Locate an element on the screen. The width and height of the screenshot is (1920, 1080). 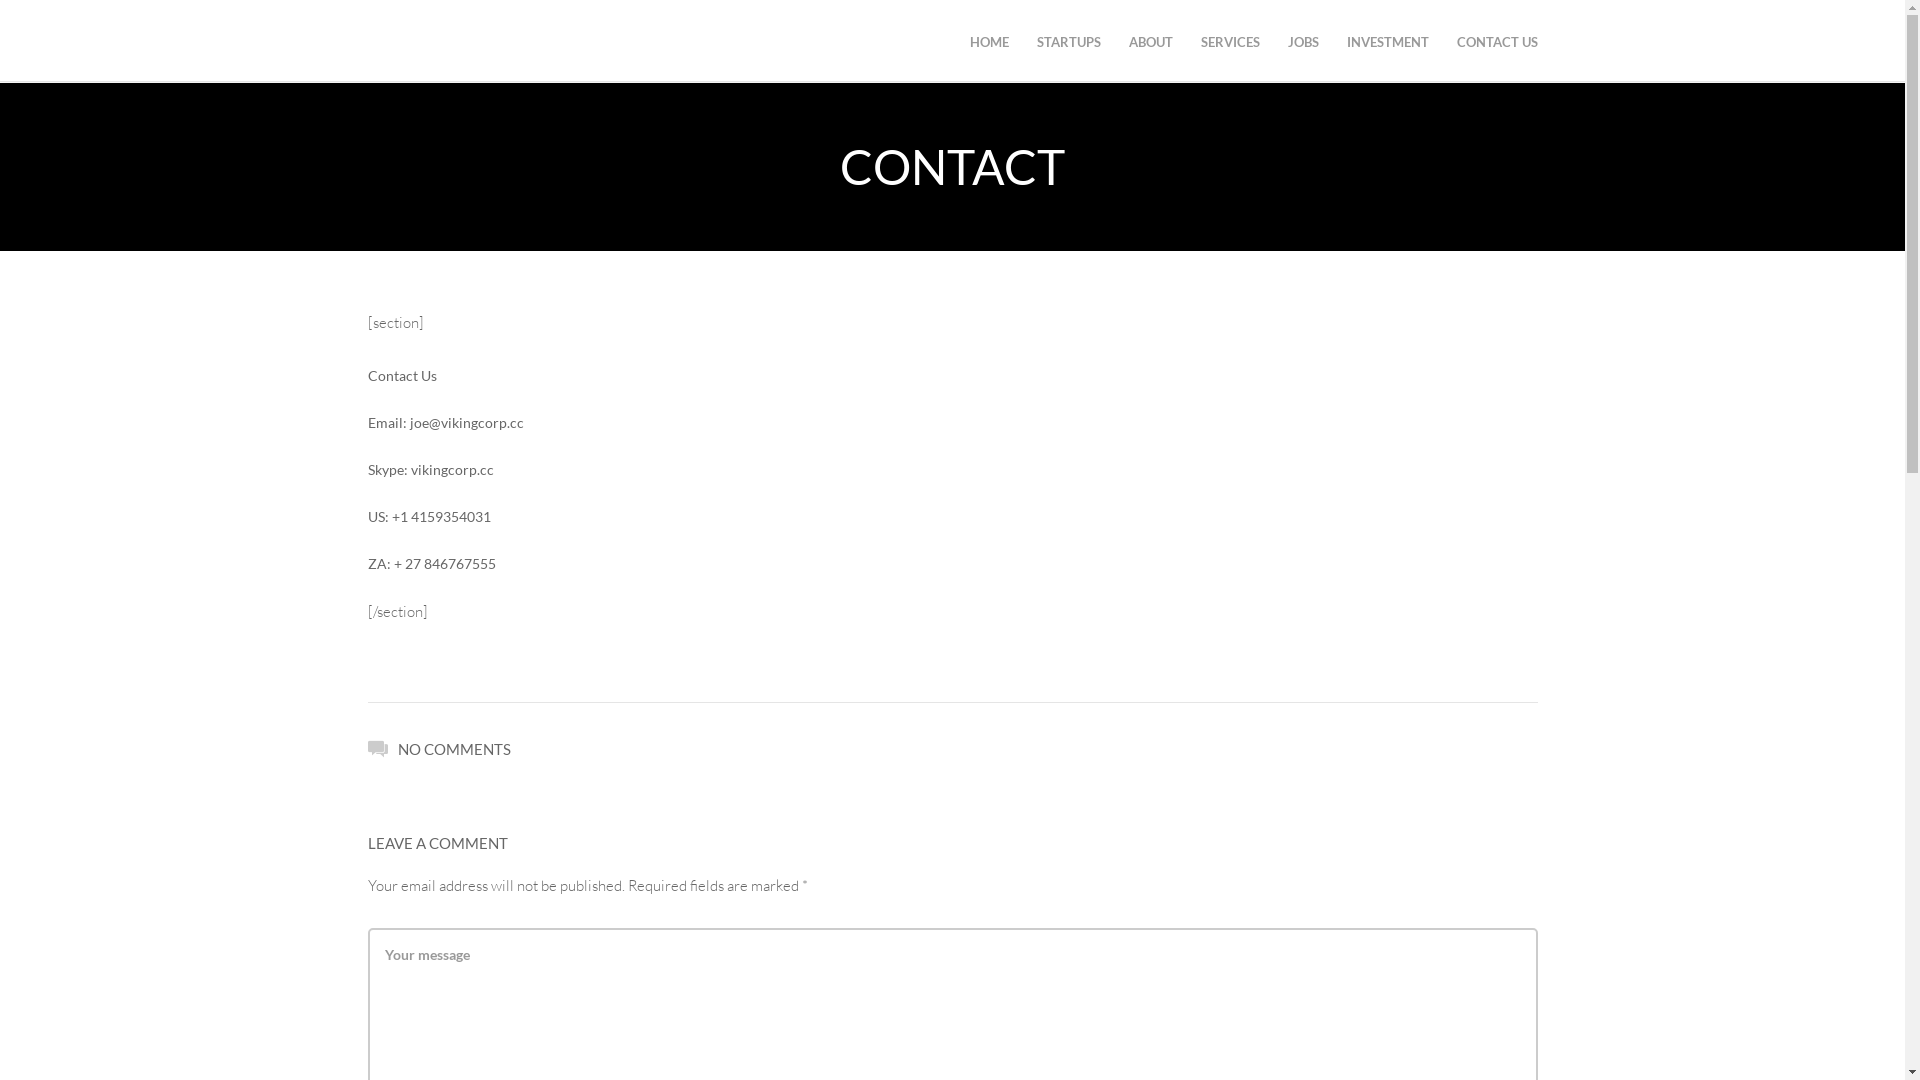
'ABOUT' is located at coordinates (1128, 42).